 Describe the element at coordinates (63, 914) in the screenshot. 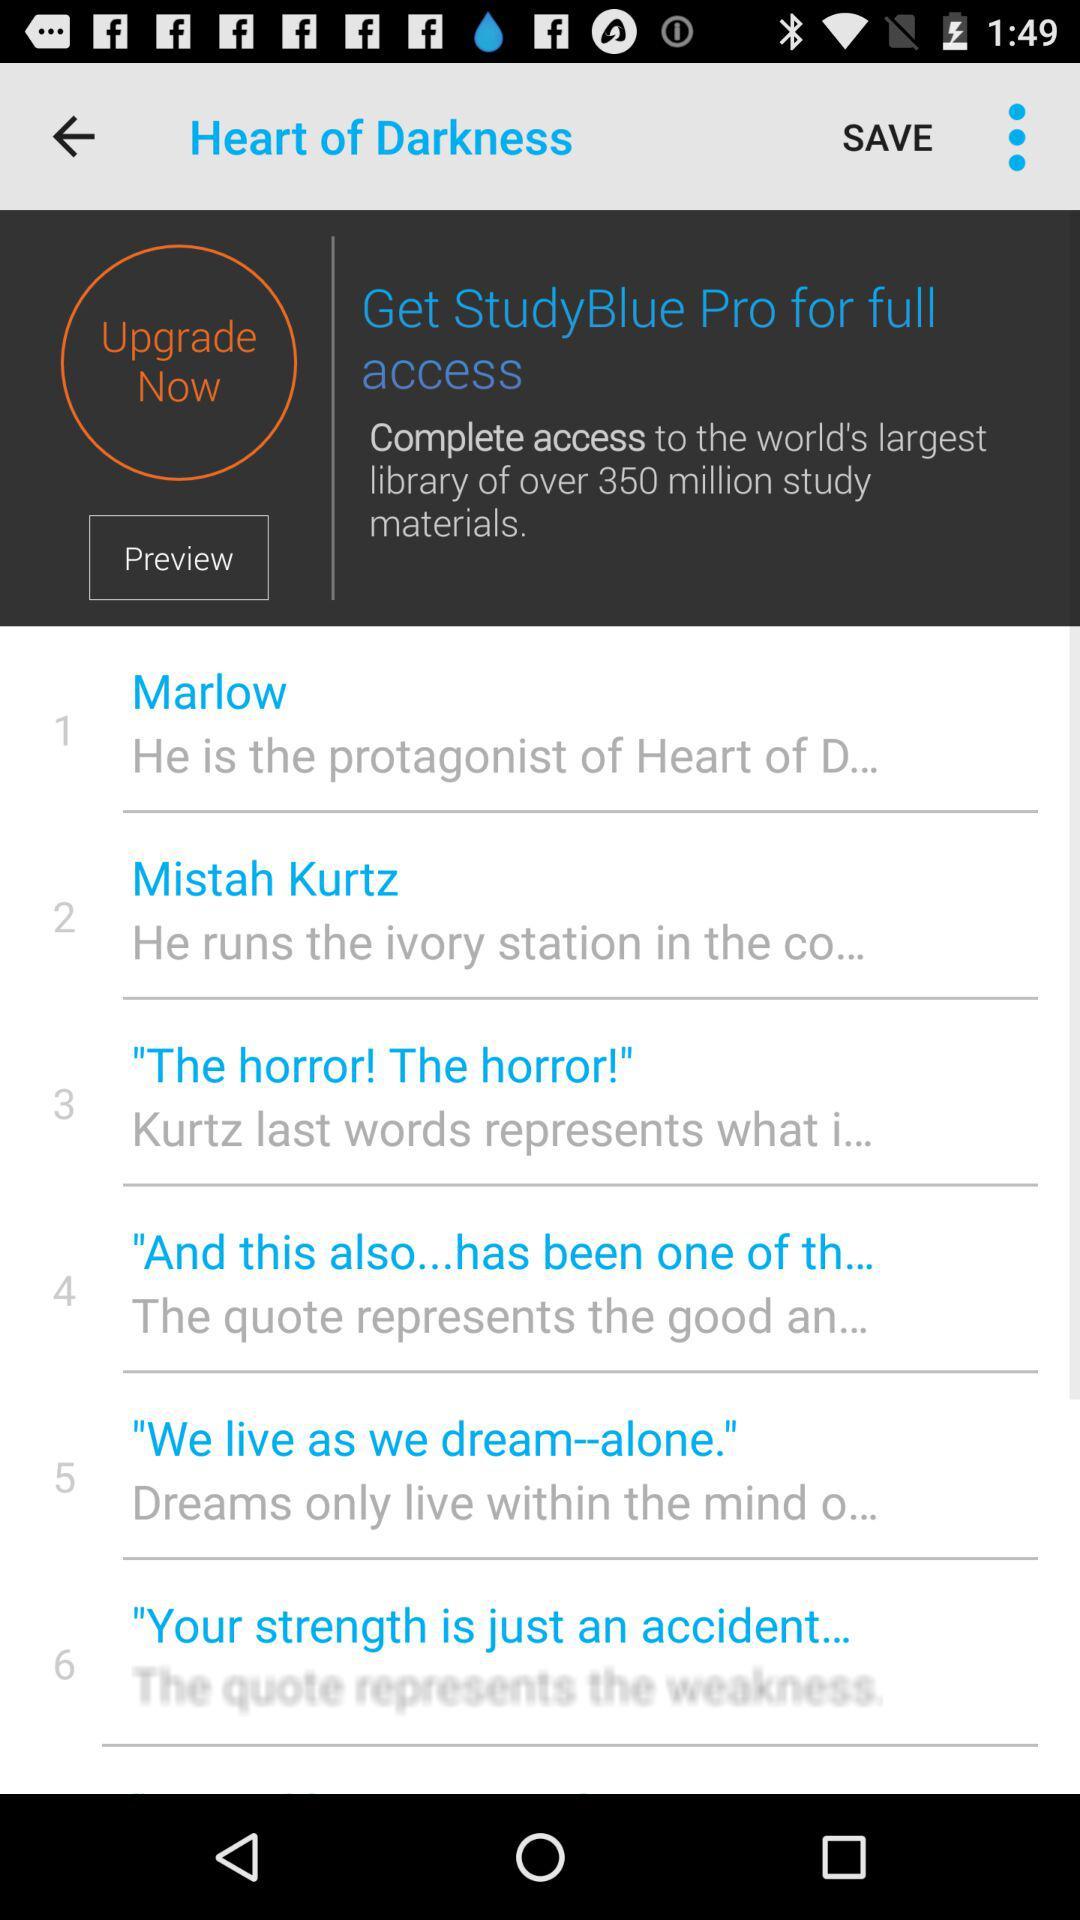

I see `the item next to the mistah kurtz icon` at that location.